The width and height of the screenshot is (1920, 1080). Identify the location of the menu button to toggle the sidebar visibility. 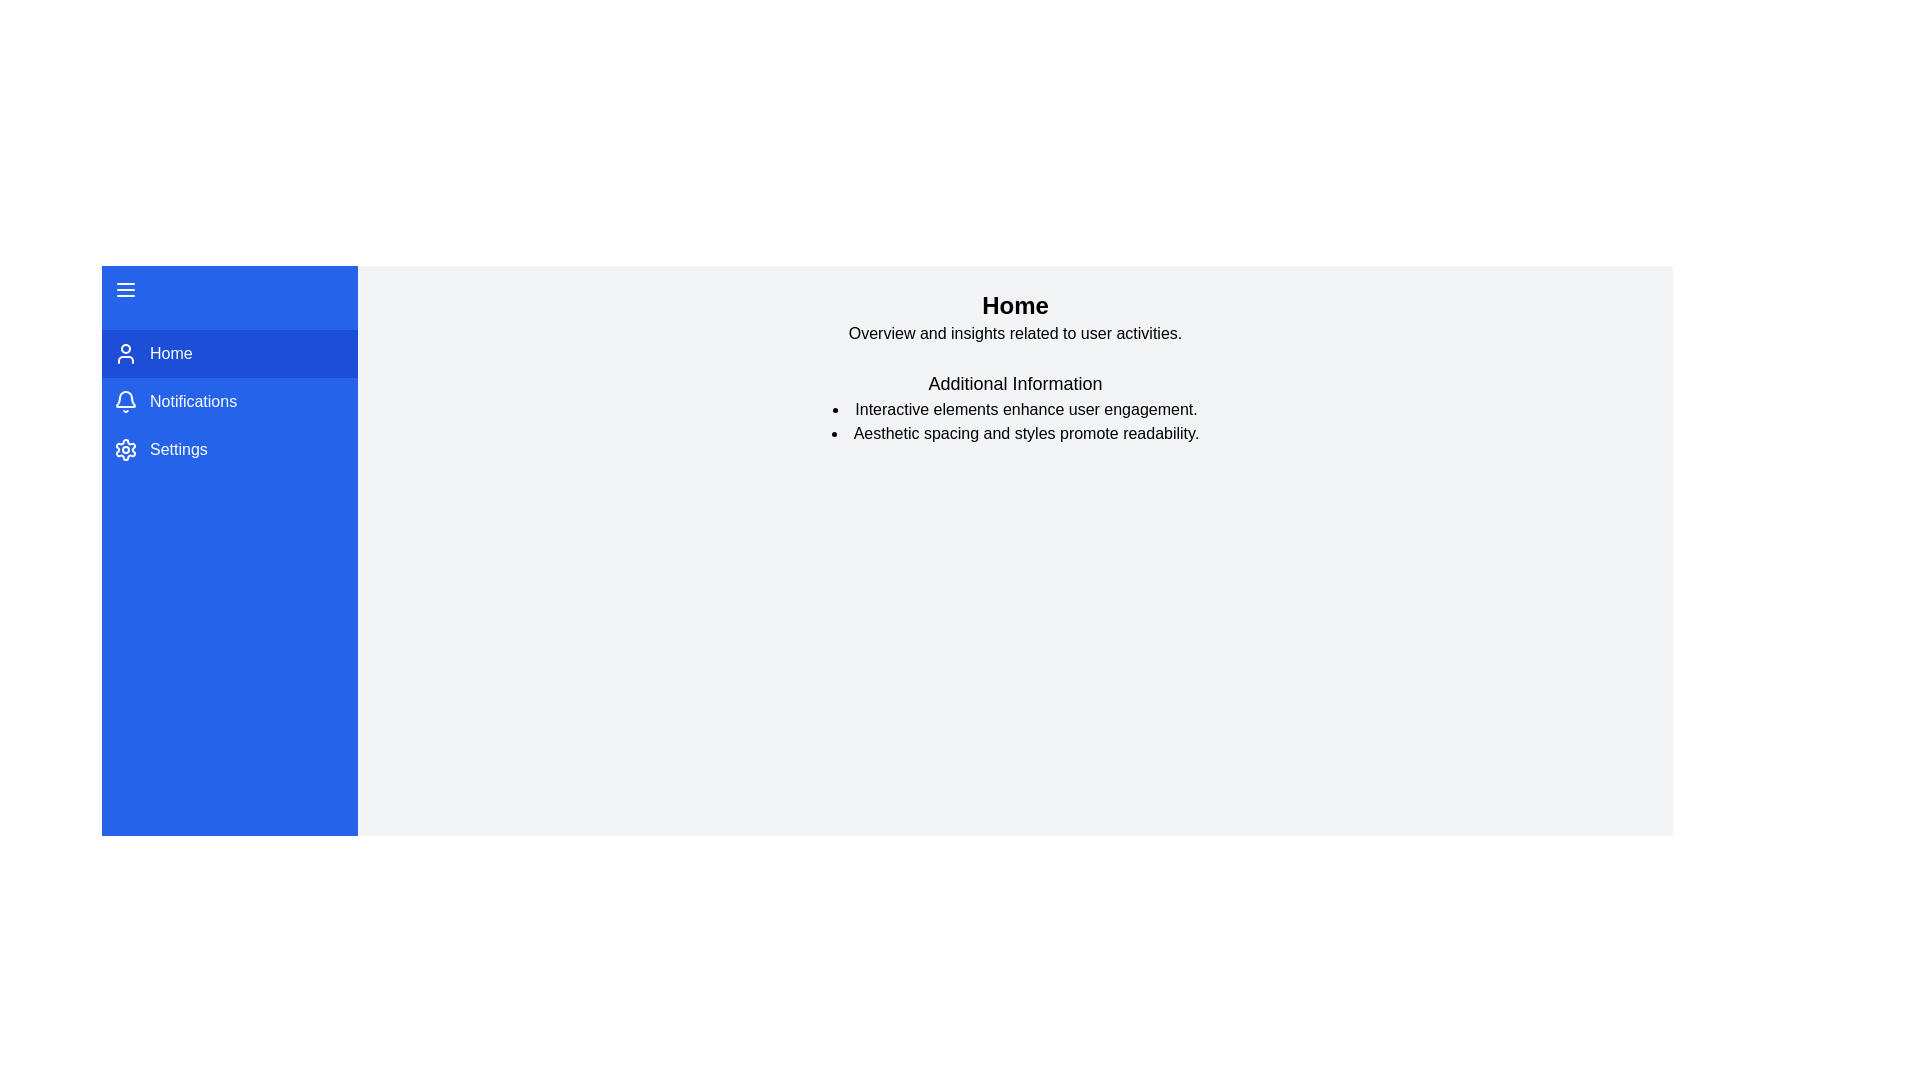
(124, 289).